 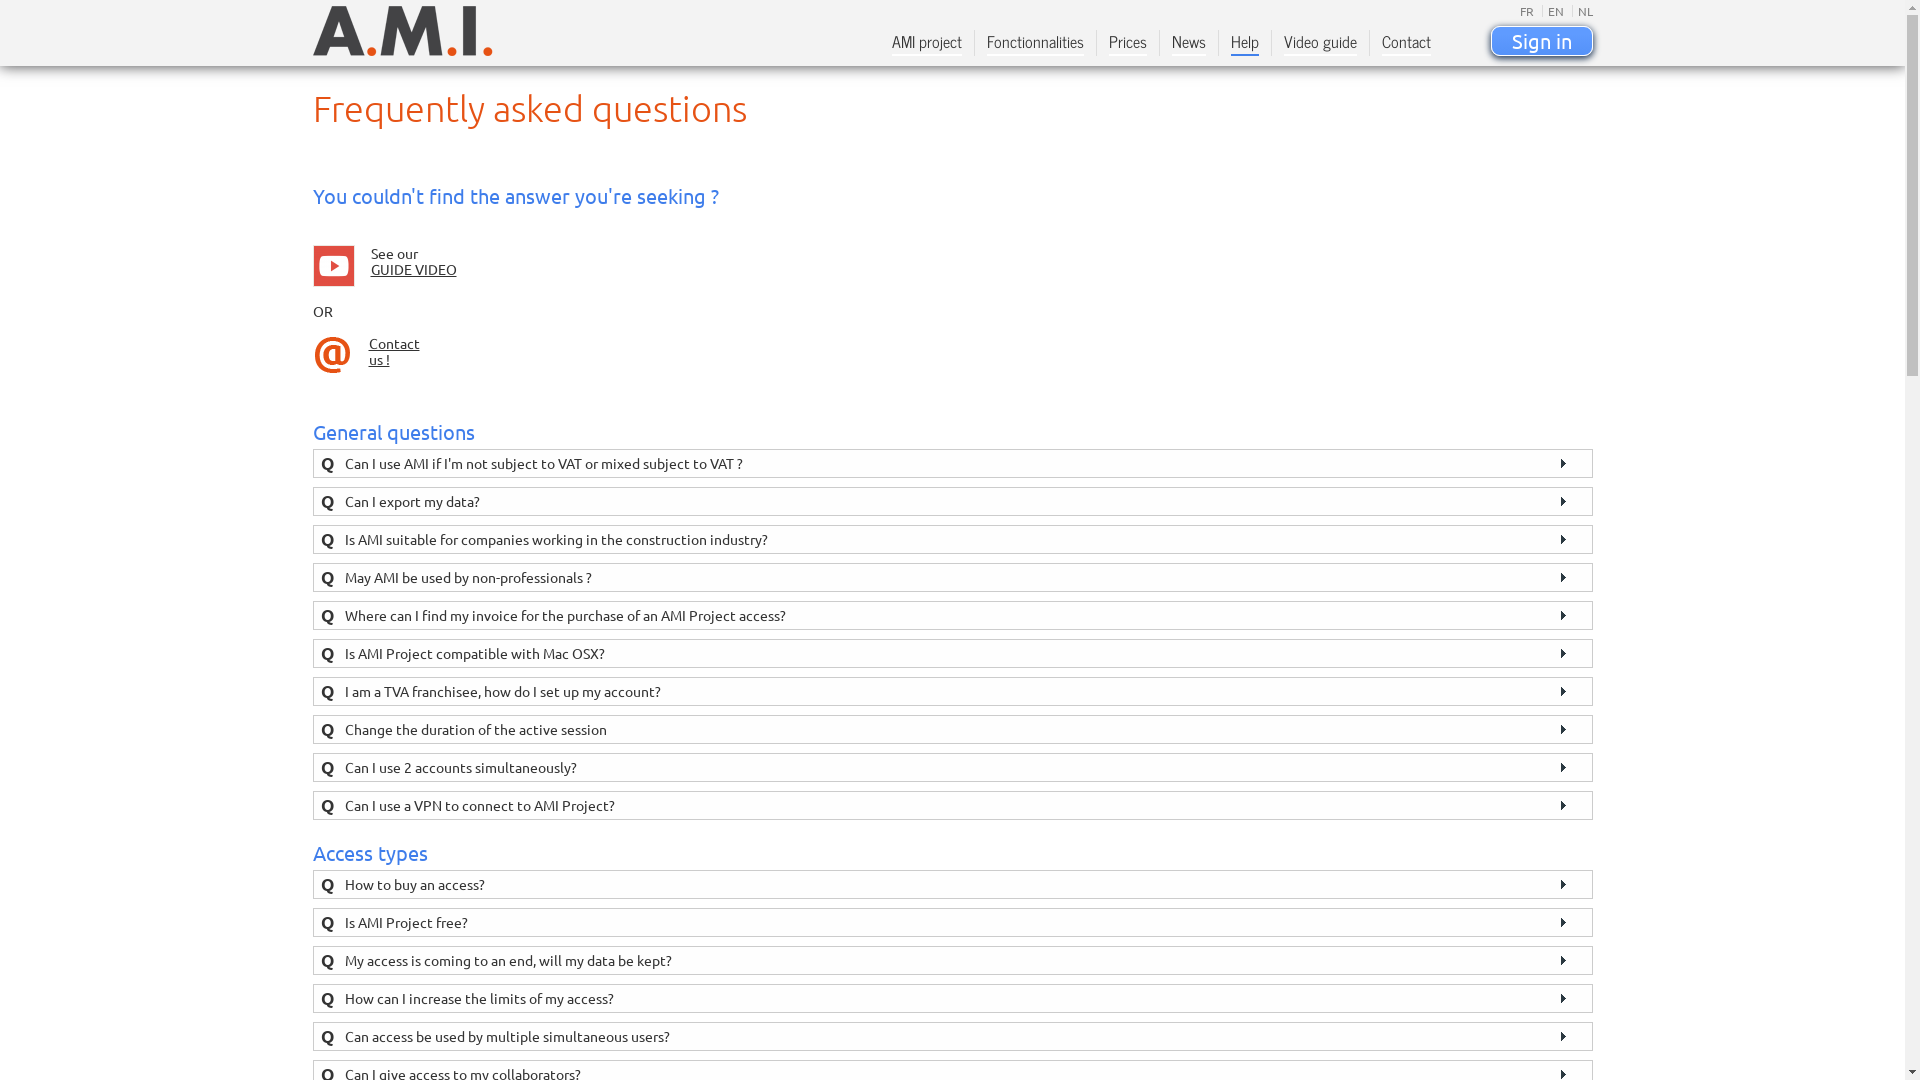 What do you see at coordinates (1525, 11) in the screenshot?
I see `'FR'` at bounding box center [1525, 11].